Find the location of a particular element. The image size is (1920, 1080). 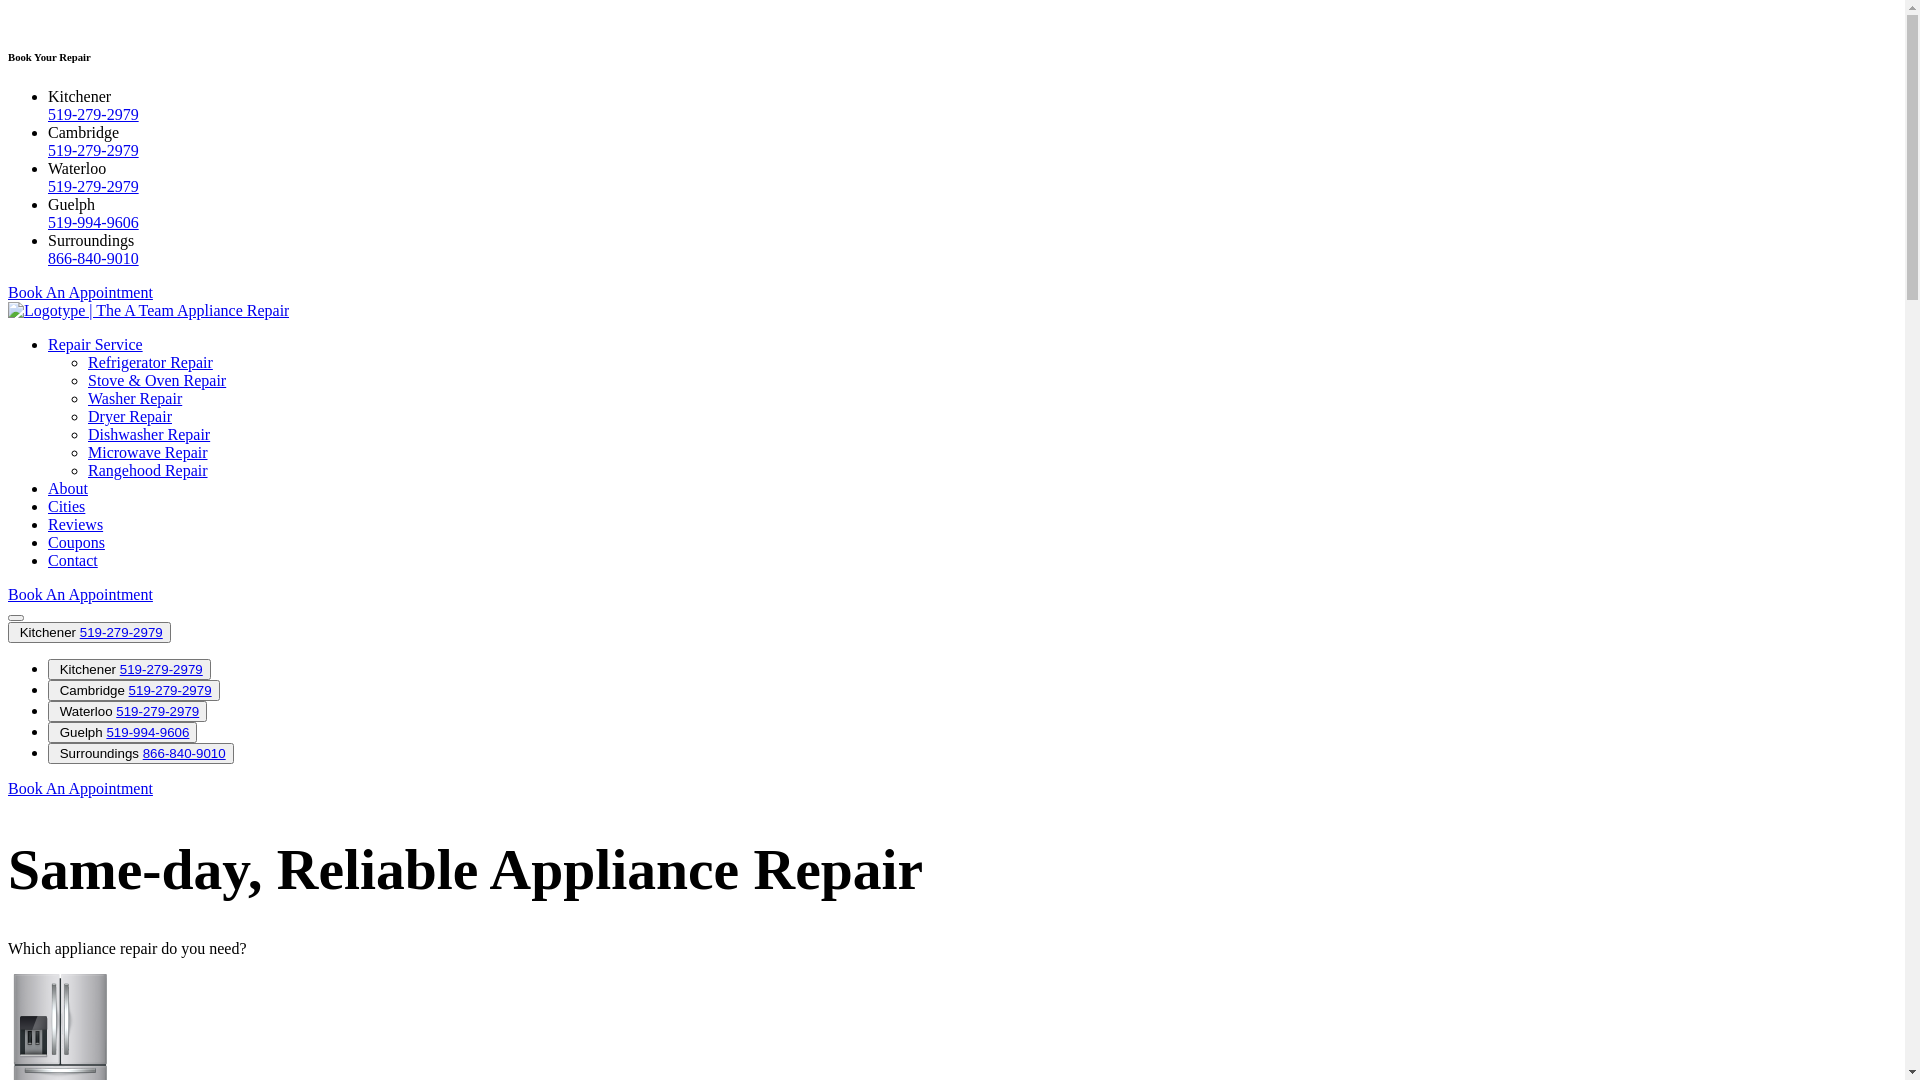

'Washer Repair' is located at coordinates (133, 398).